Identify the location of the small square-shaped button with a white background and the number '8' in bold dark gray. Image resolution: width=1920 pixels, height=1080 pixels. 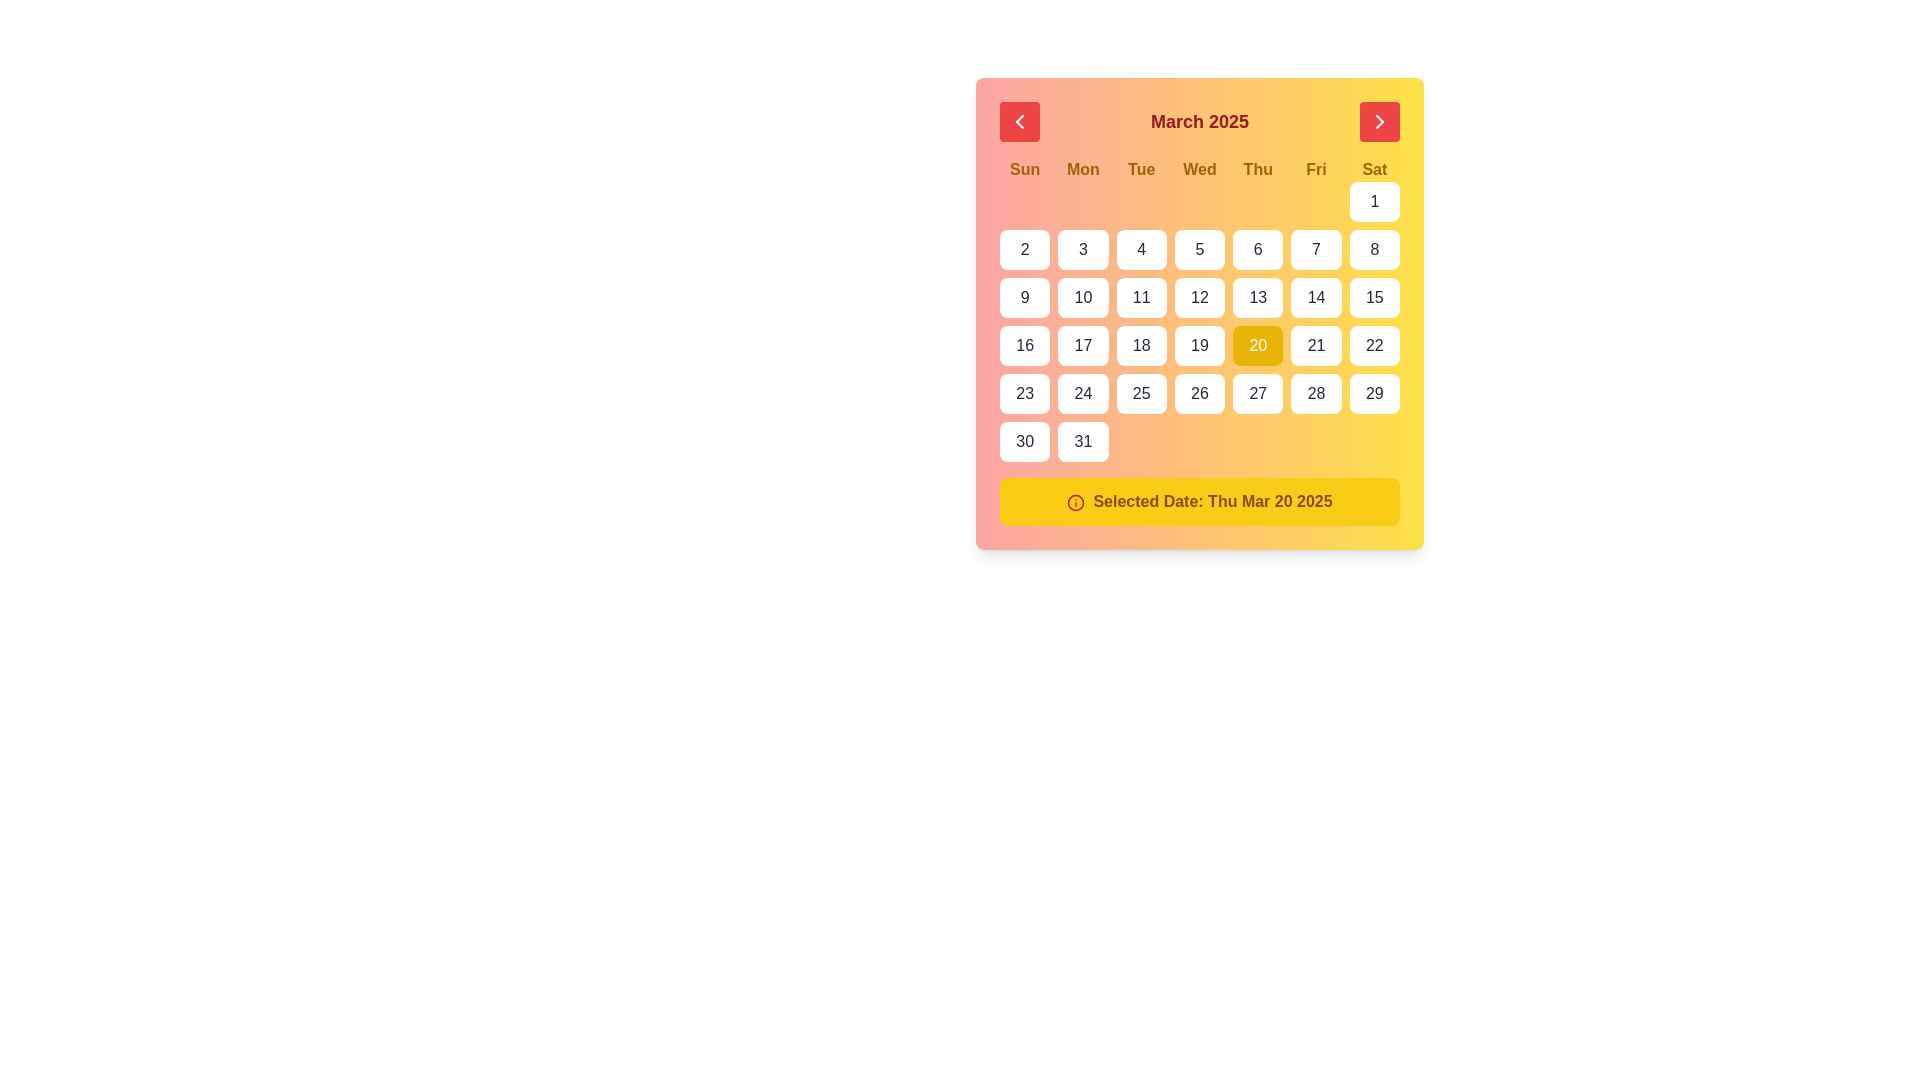
(1373, 249).